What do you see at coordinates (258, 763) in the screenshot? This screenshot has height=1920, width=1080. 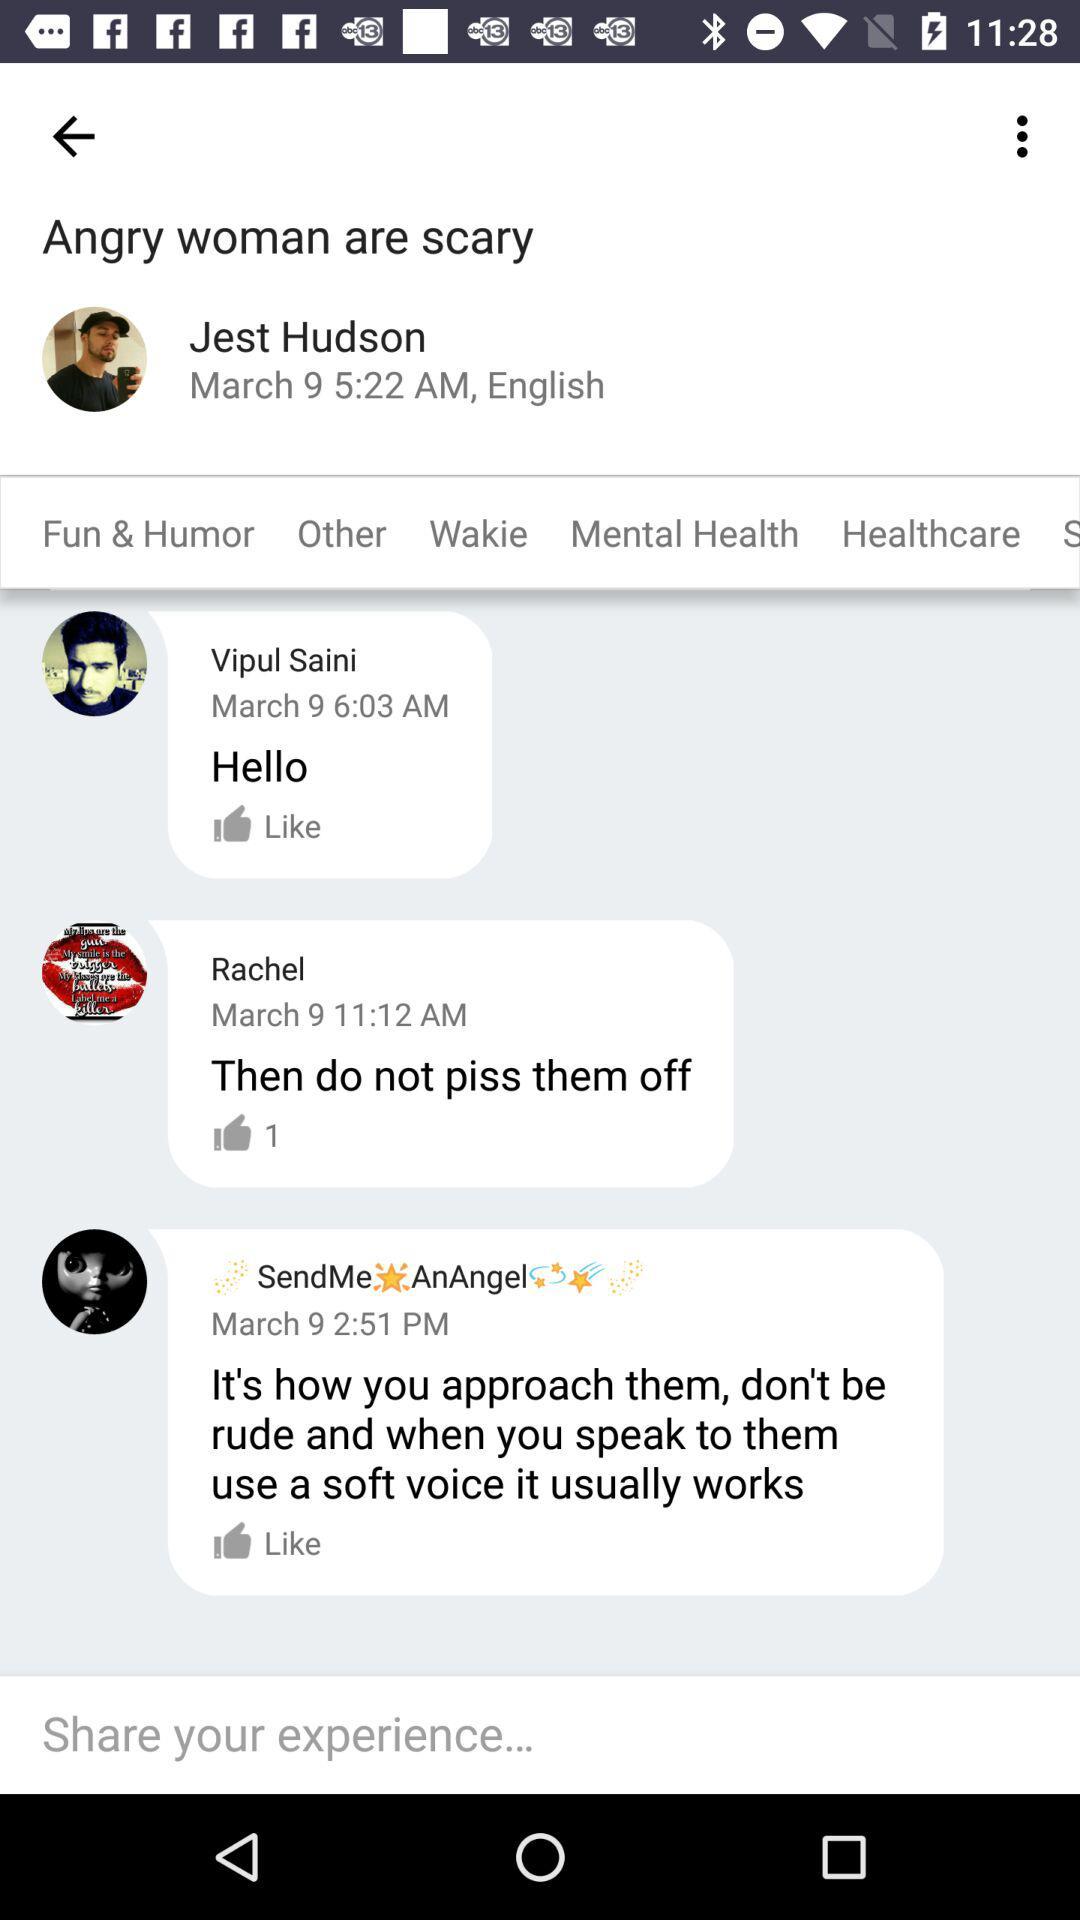 I see `the hello` at bounding box center [258, 763].